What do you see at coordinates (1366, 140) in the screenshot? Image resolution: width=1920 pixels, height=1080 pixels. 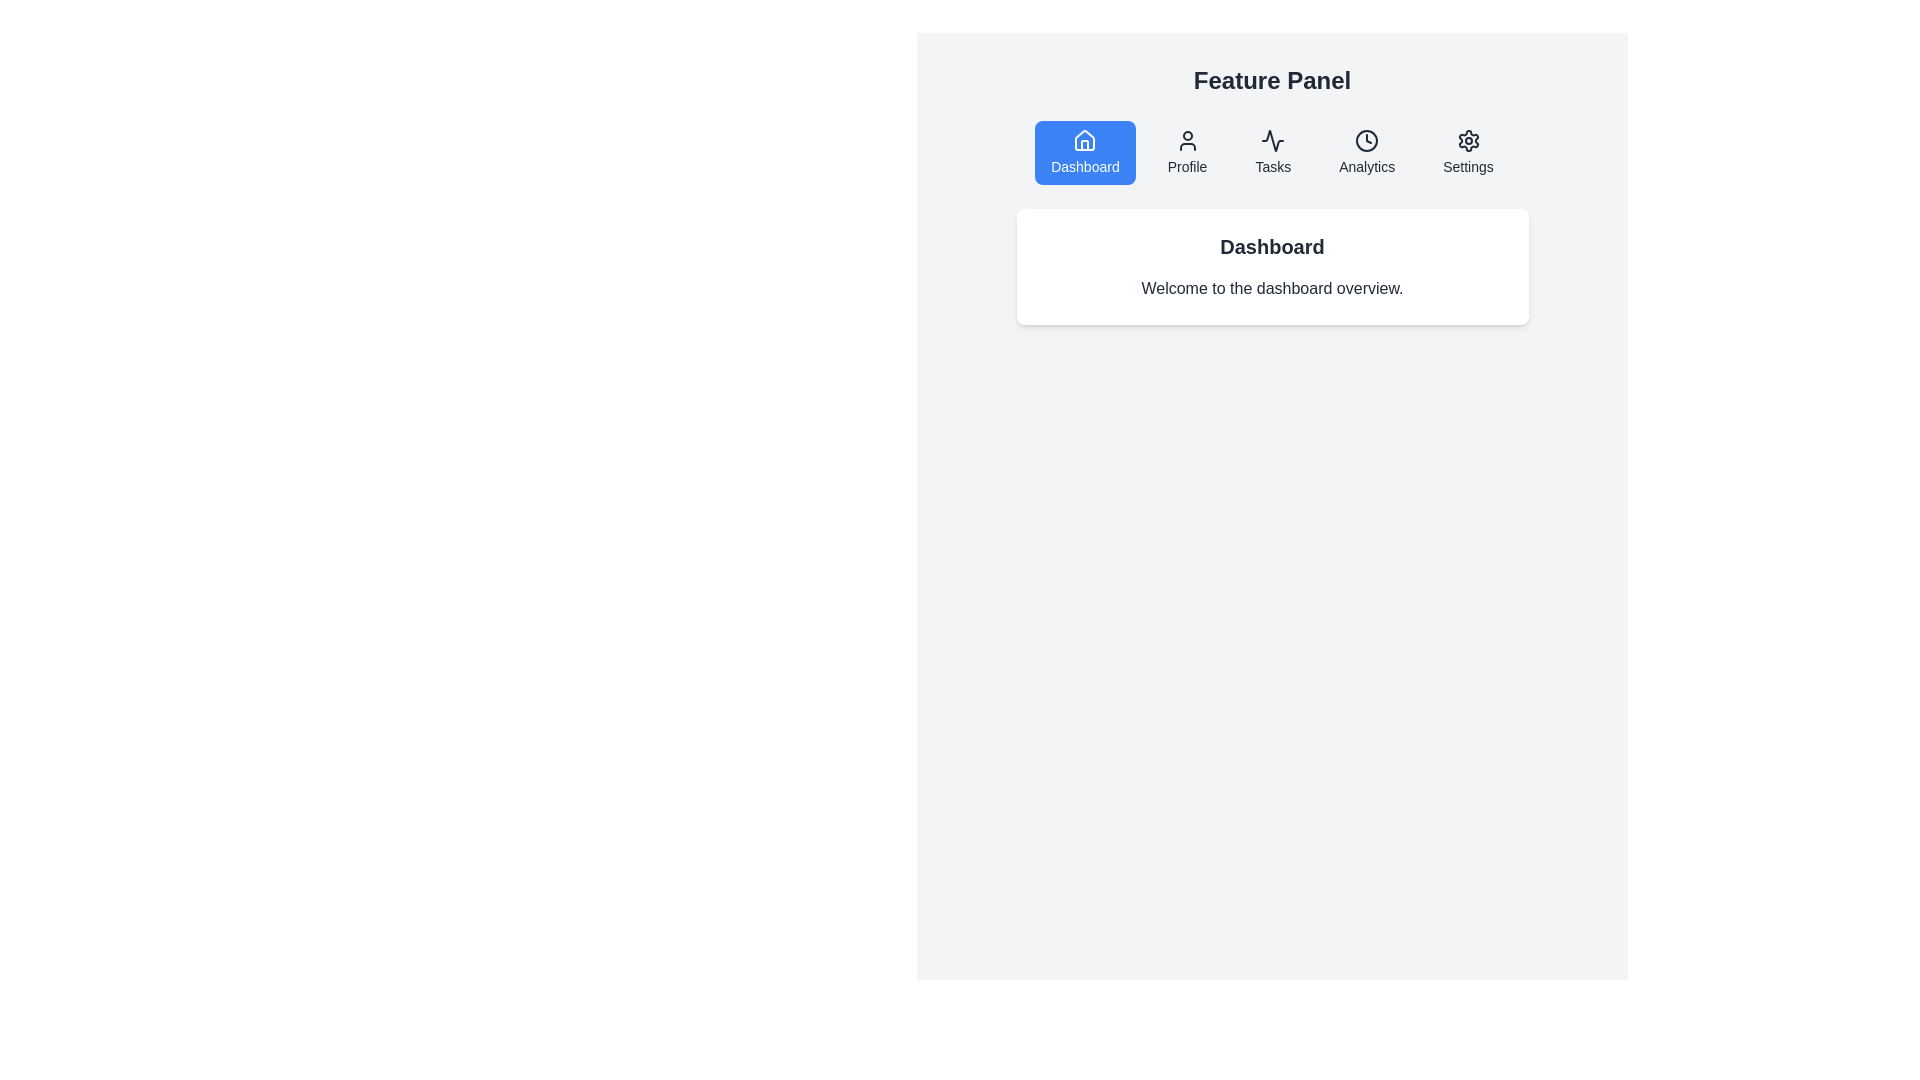 I see `the decorative SVG circle within the clock icon located in the 'Analytics' section of the top navigation bar` at bounding box center [1366, 140].